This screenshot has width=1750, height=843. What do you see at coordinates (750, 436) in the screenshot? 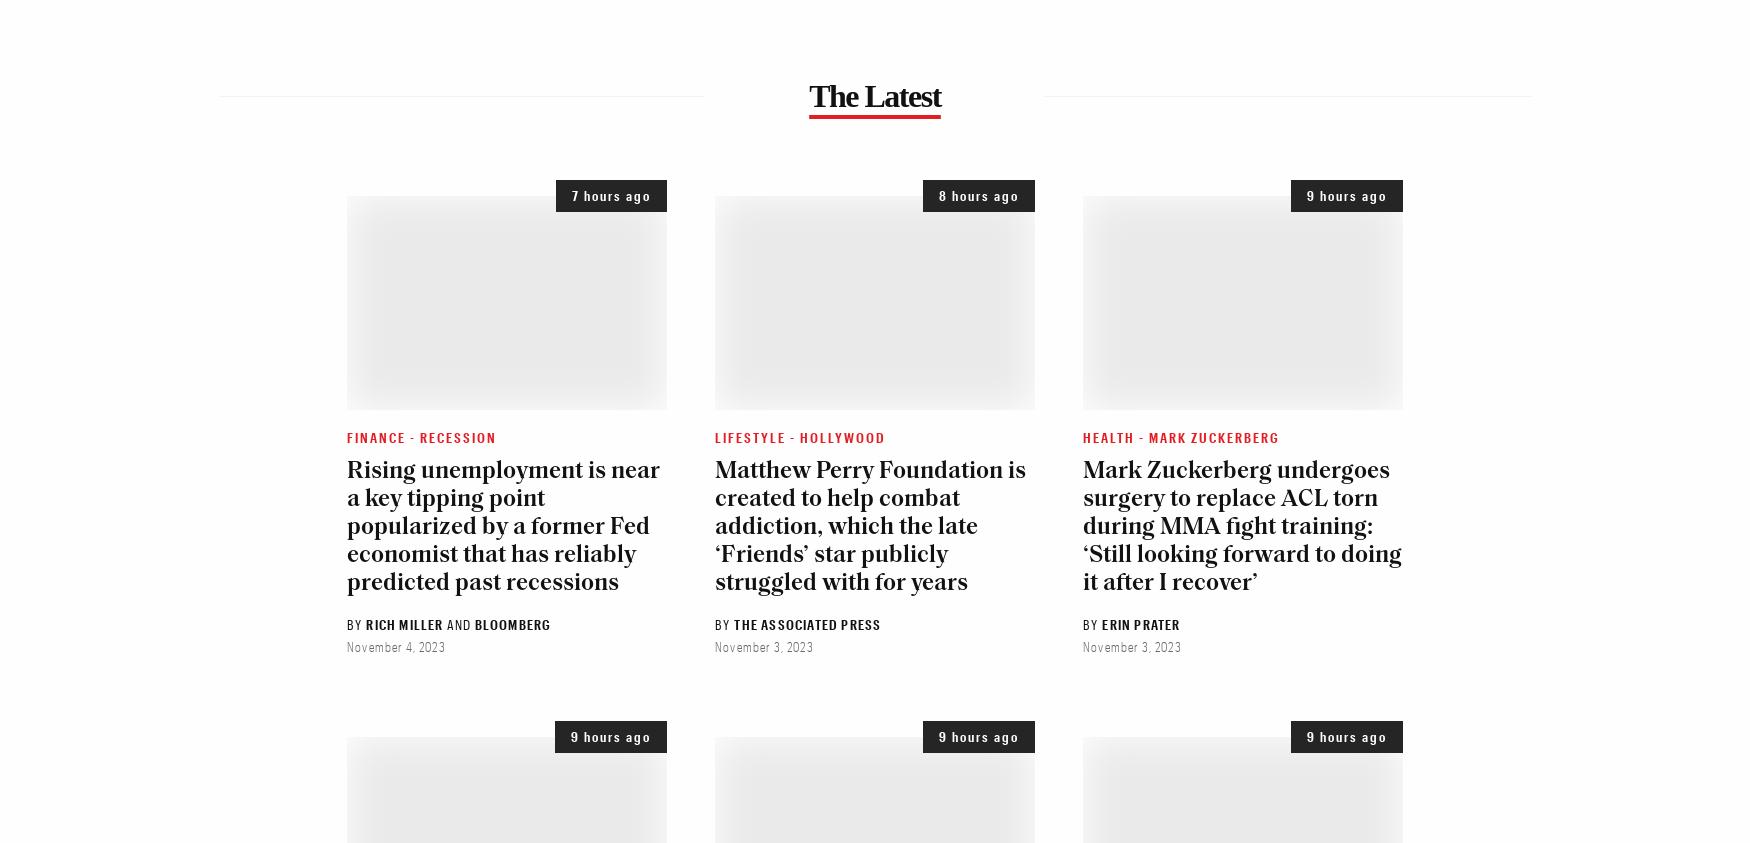
I see `'Lifestyle'` at bounding box center [750, 436].